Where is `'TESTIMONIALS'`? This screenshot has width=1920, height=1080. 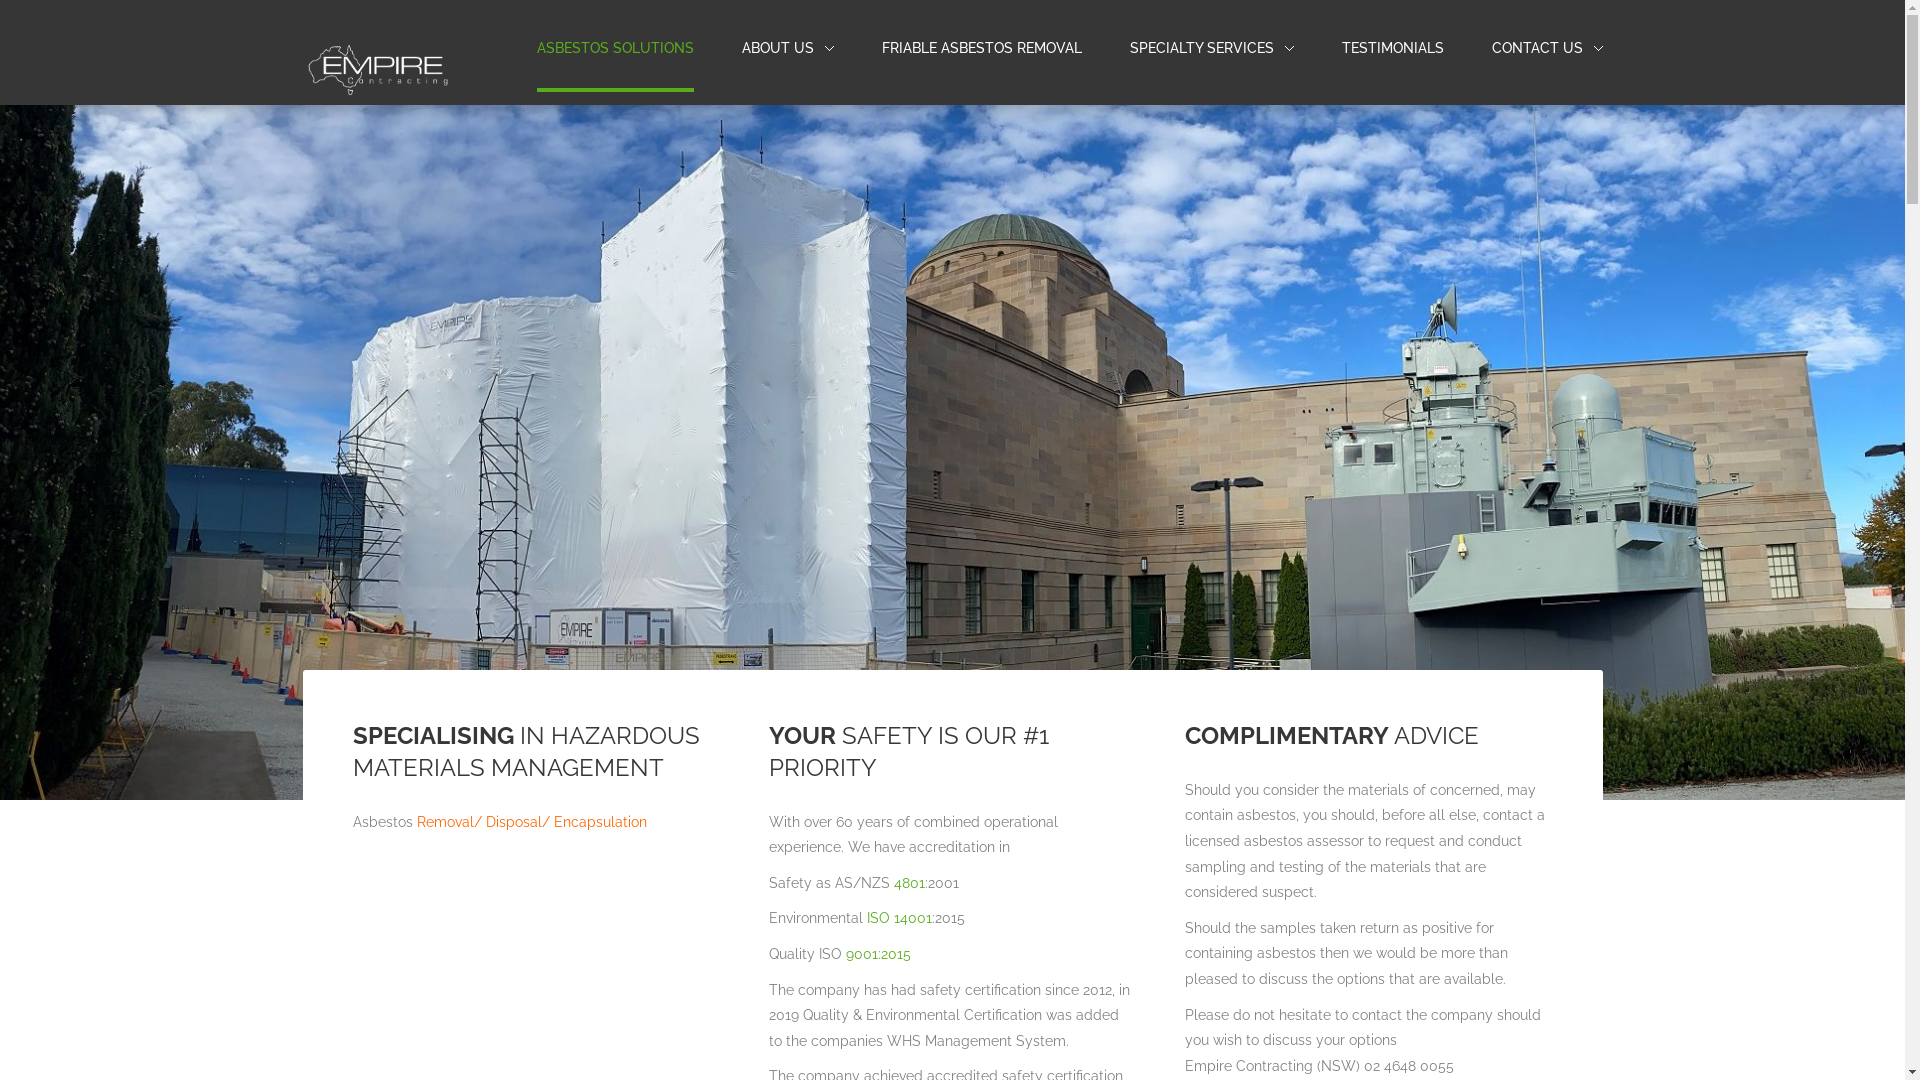
'TESTIMONIALS' is located at coordinates (1391, 46).